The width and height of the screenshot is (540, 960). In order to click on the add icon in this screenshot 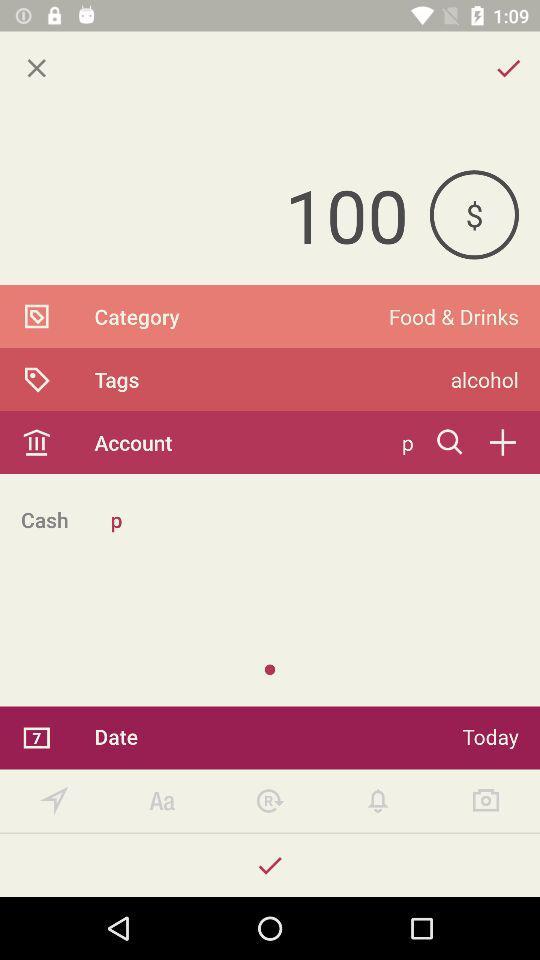, I will do `click(501, 442)`.